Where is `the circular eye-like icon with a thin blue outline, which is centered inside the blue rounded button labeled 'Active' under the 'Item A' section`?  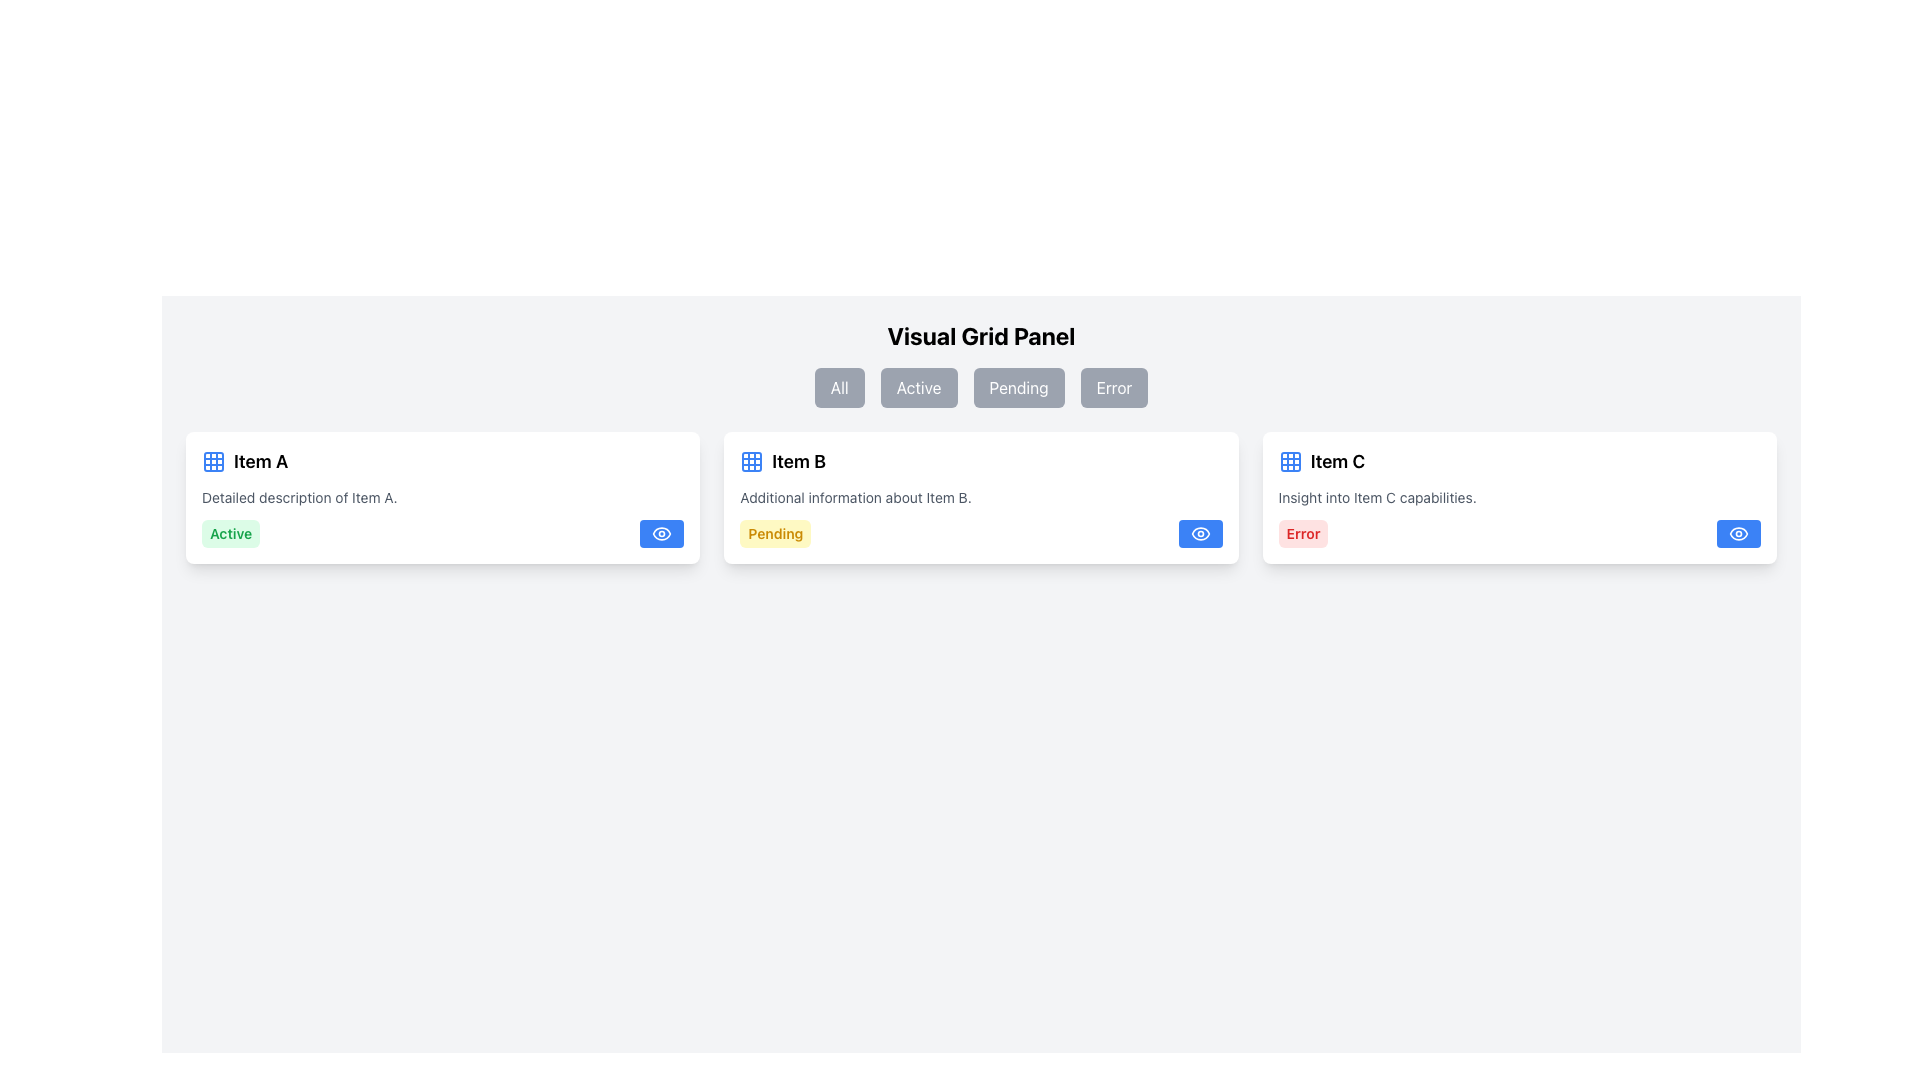
the circular eye-like icon with a thin blue outline, which is centered inside the blue rounded button labeled 'Active' under the 'Item A' section is located at coordinates (662, 532).